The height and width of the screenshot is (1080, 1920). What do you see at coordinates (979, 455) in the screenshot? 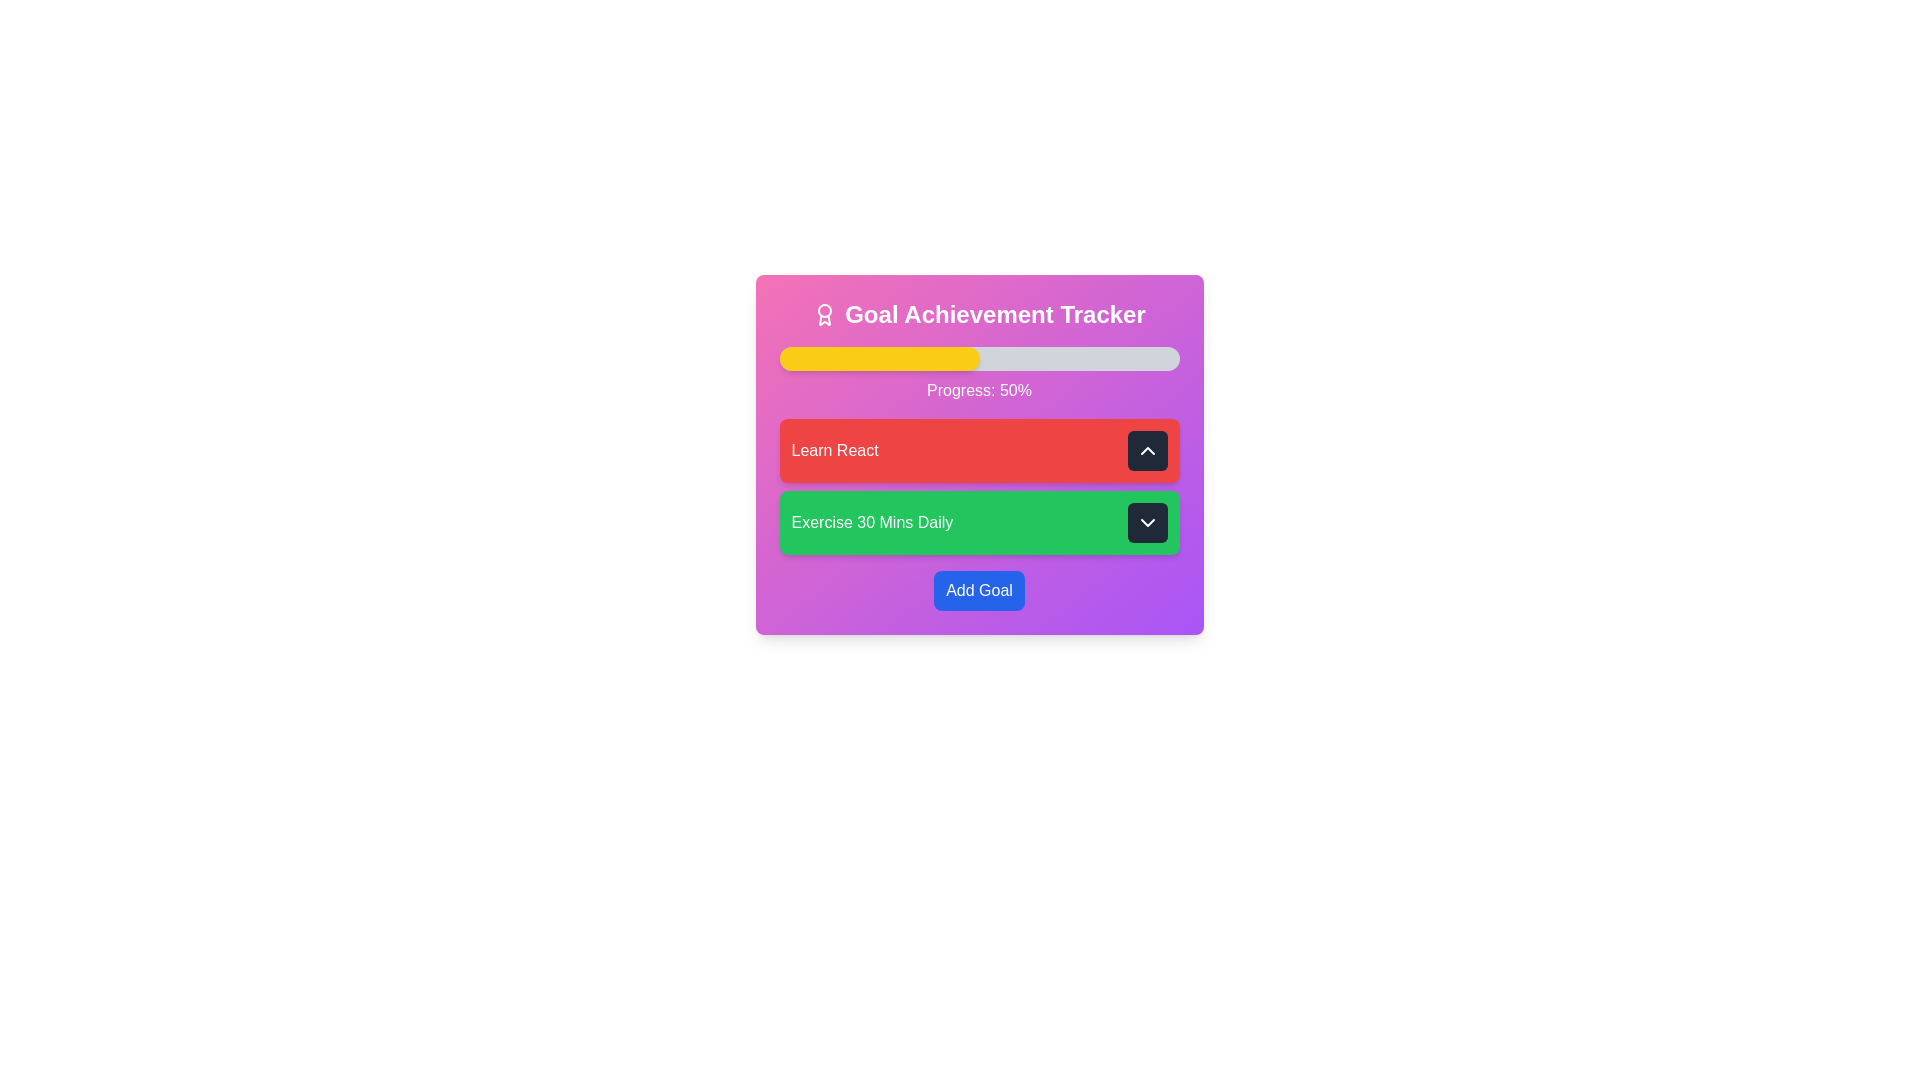
I see `the first goal item in the 'Goal Achievement Tracker' interface, labeled 'Learn React'` at bounding box center [979, 455].